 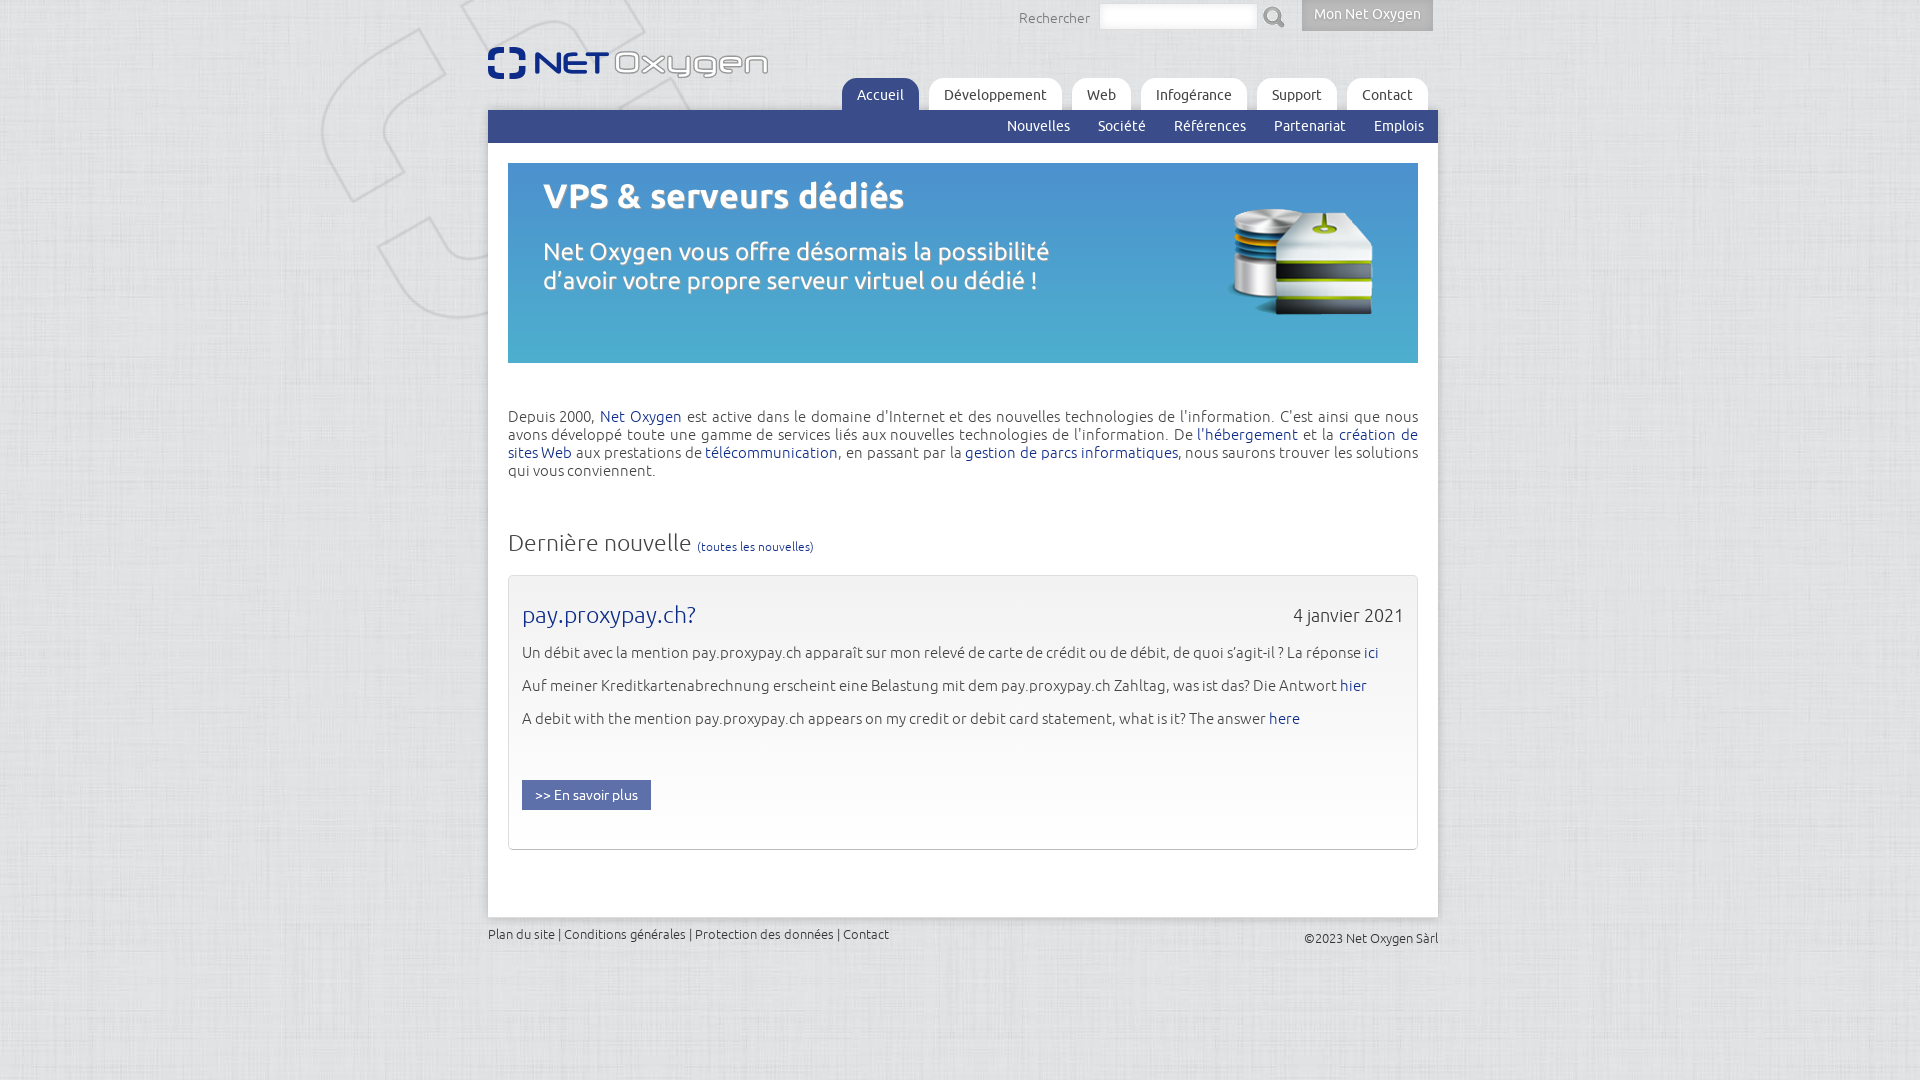 I want to click on 'Accueil', so click(x=880, y=93).